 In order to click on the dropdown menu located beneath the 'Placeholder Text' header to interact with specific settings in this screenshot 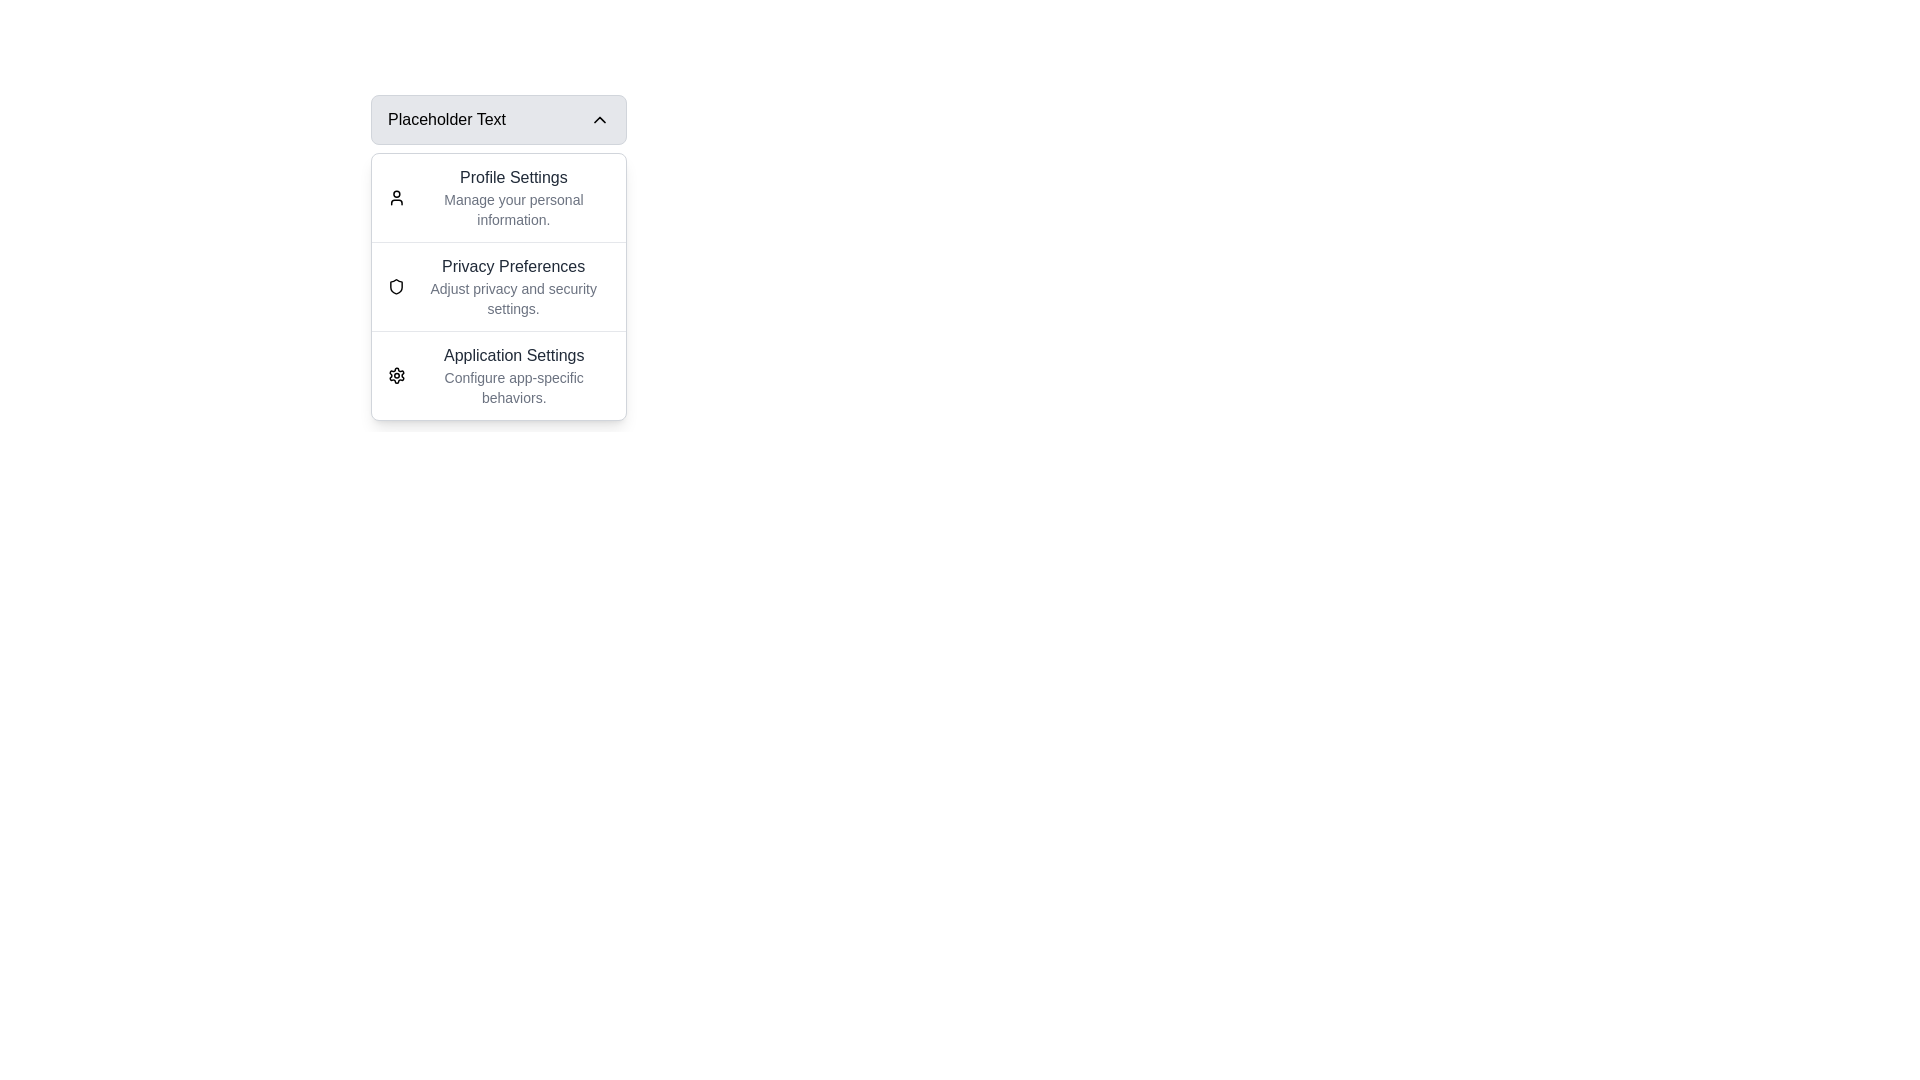, I will do `click(499, 286)`.